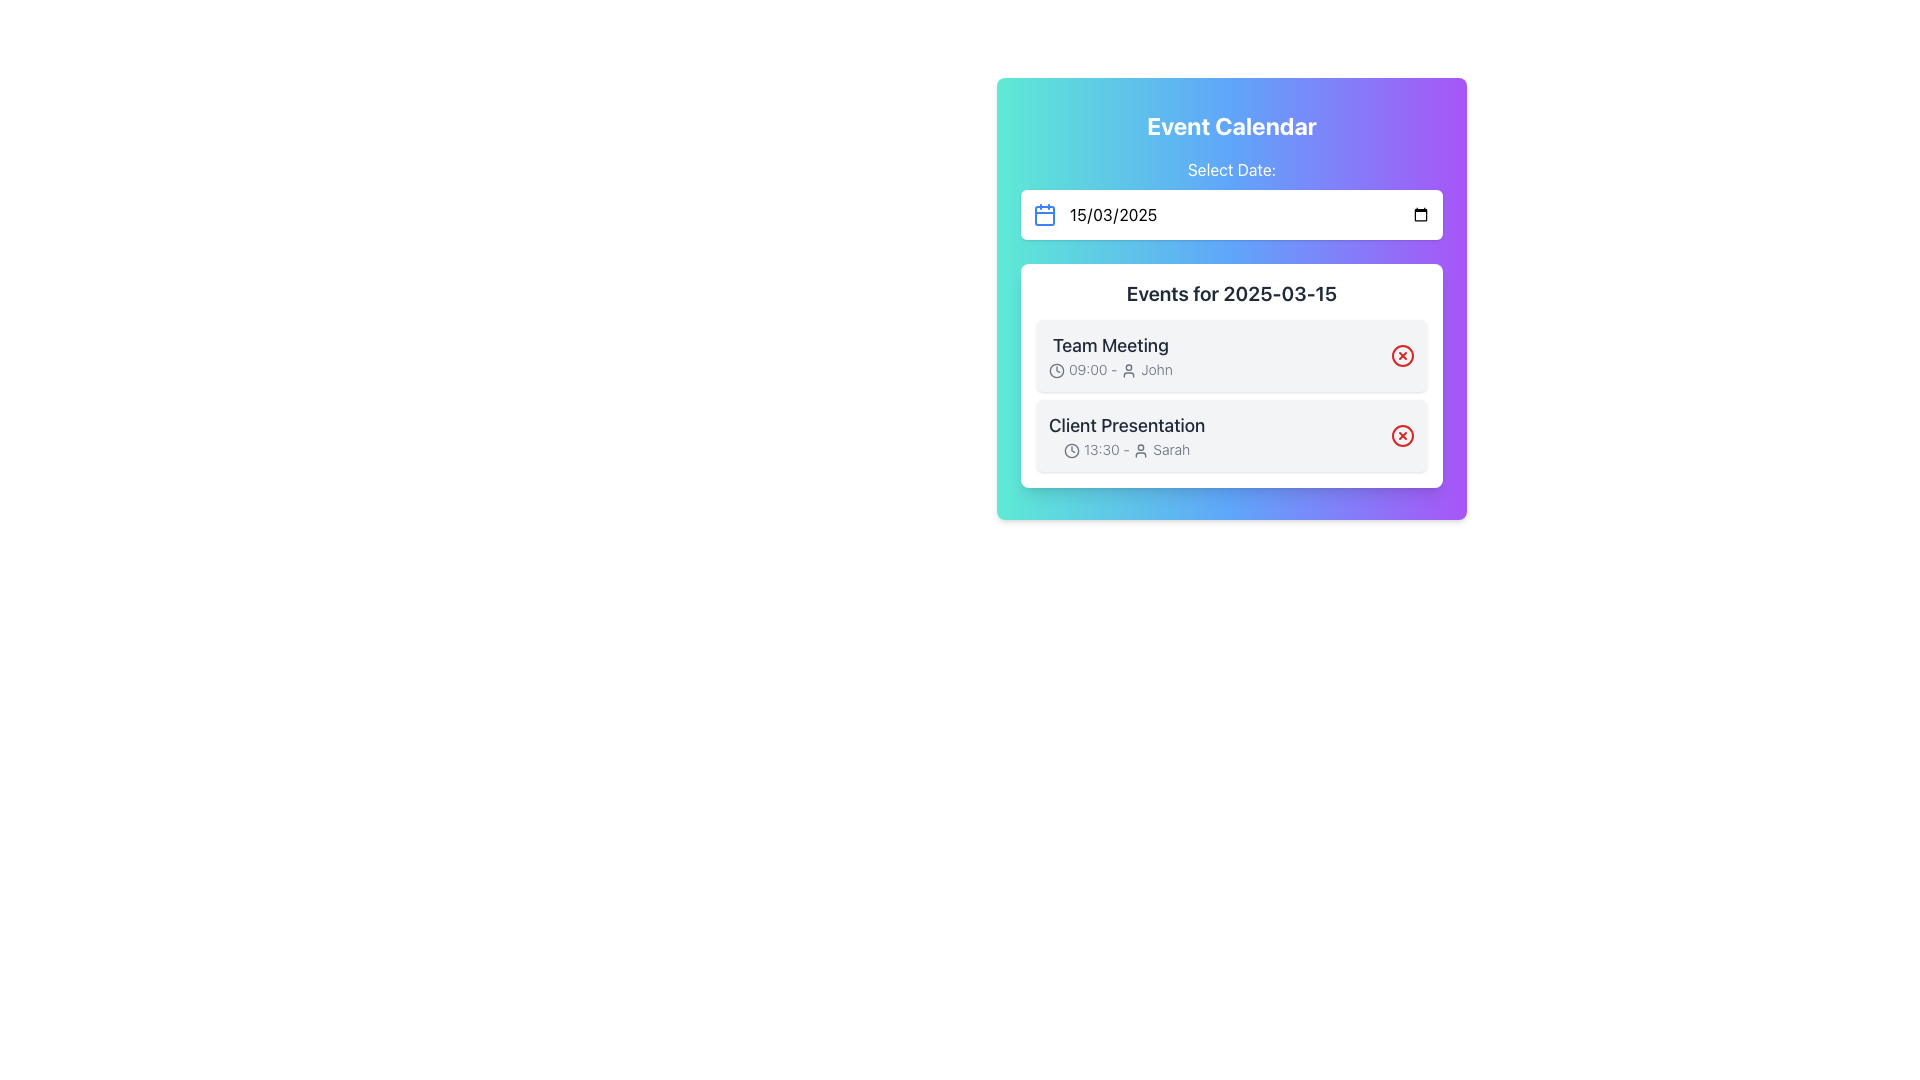 The width and height of the screenshot is (1920, 1080). What do you see at coordinates (1231, 126) in the screenshot?
I see `the 'Event Calendar' text label, which is displayed in white, bold, large font against a colorful gradient background` at bounding box center [1231, 126].